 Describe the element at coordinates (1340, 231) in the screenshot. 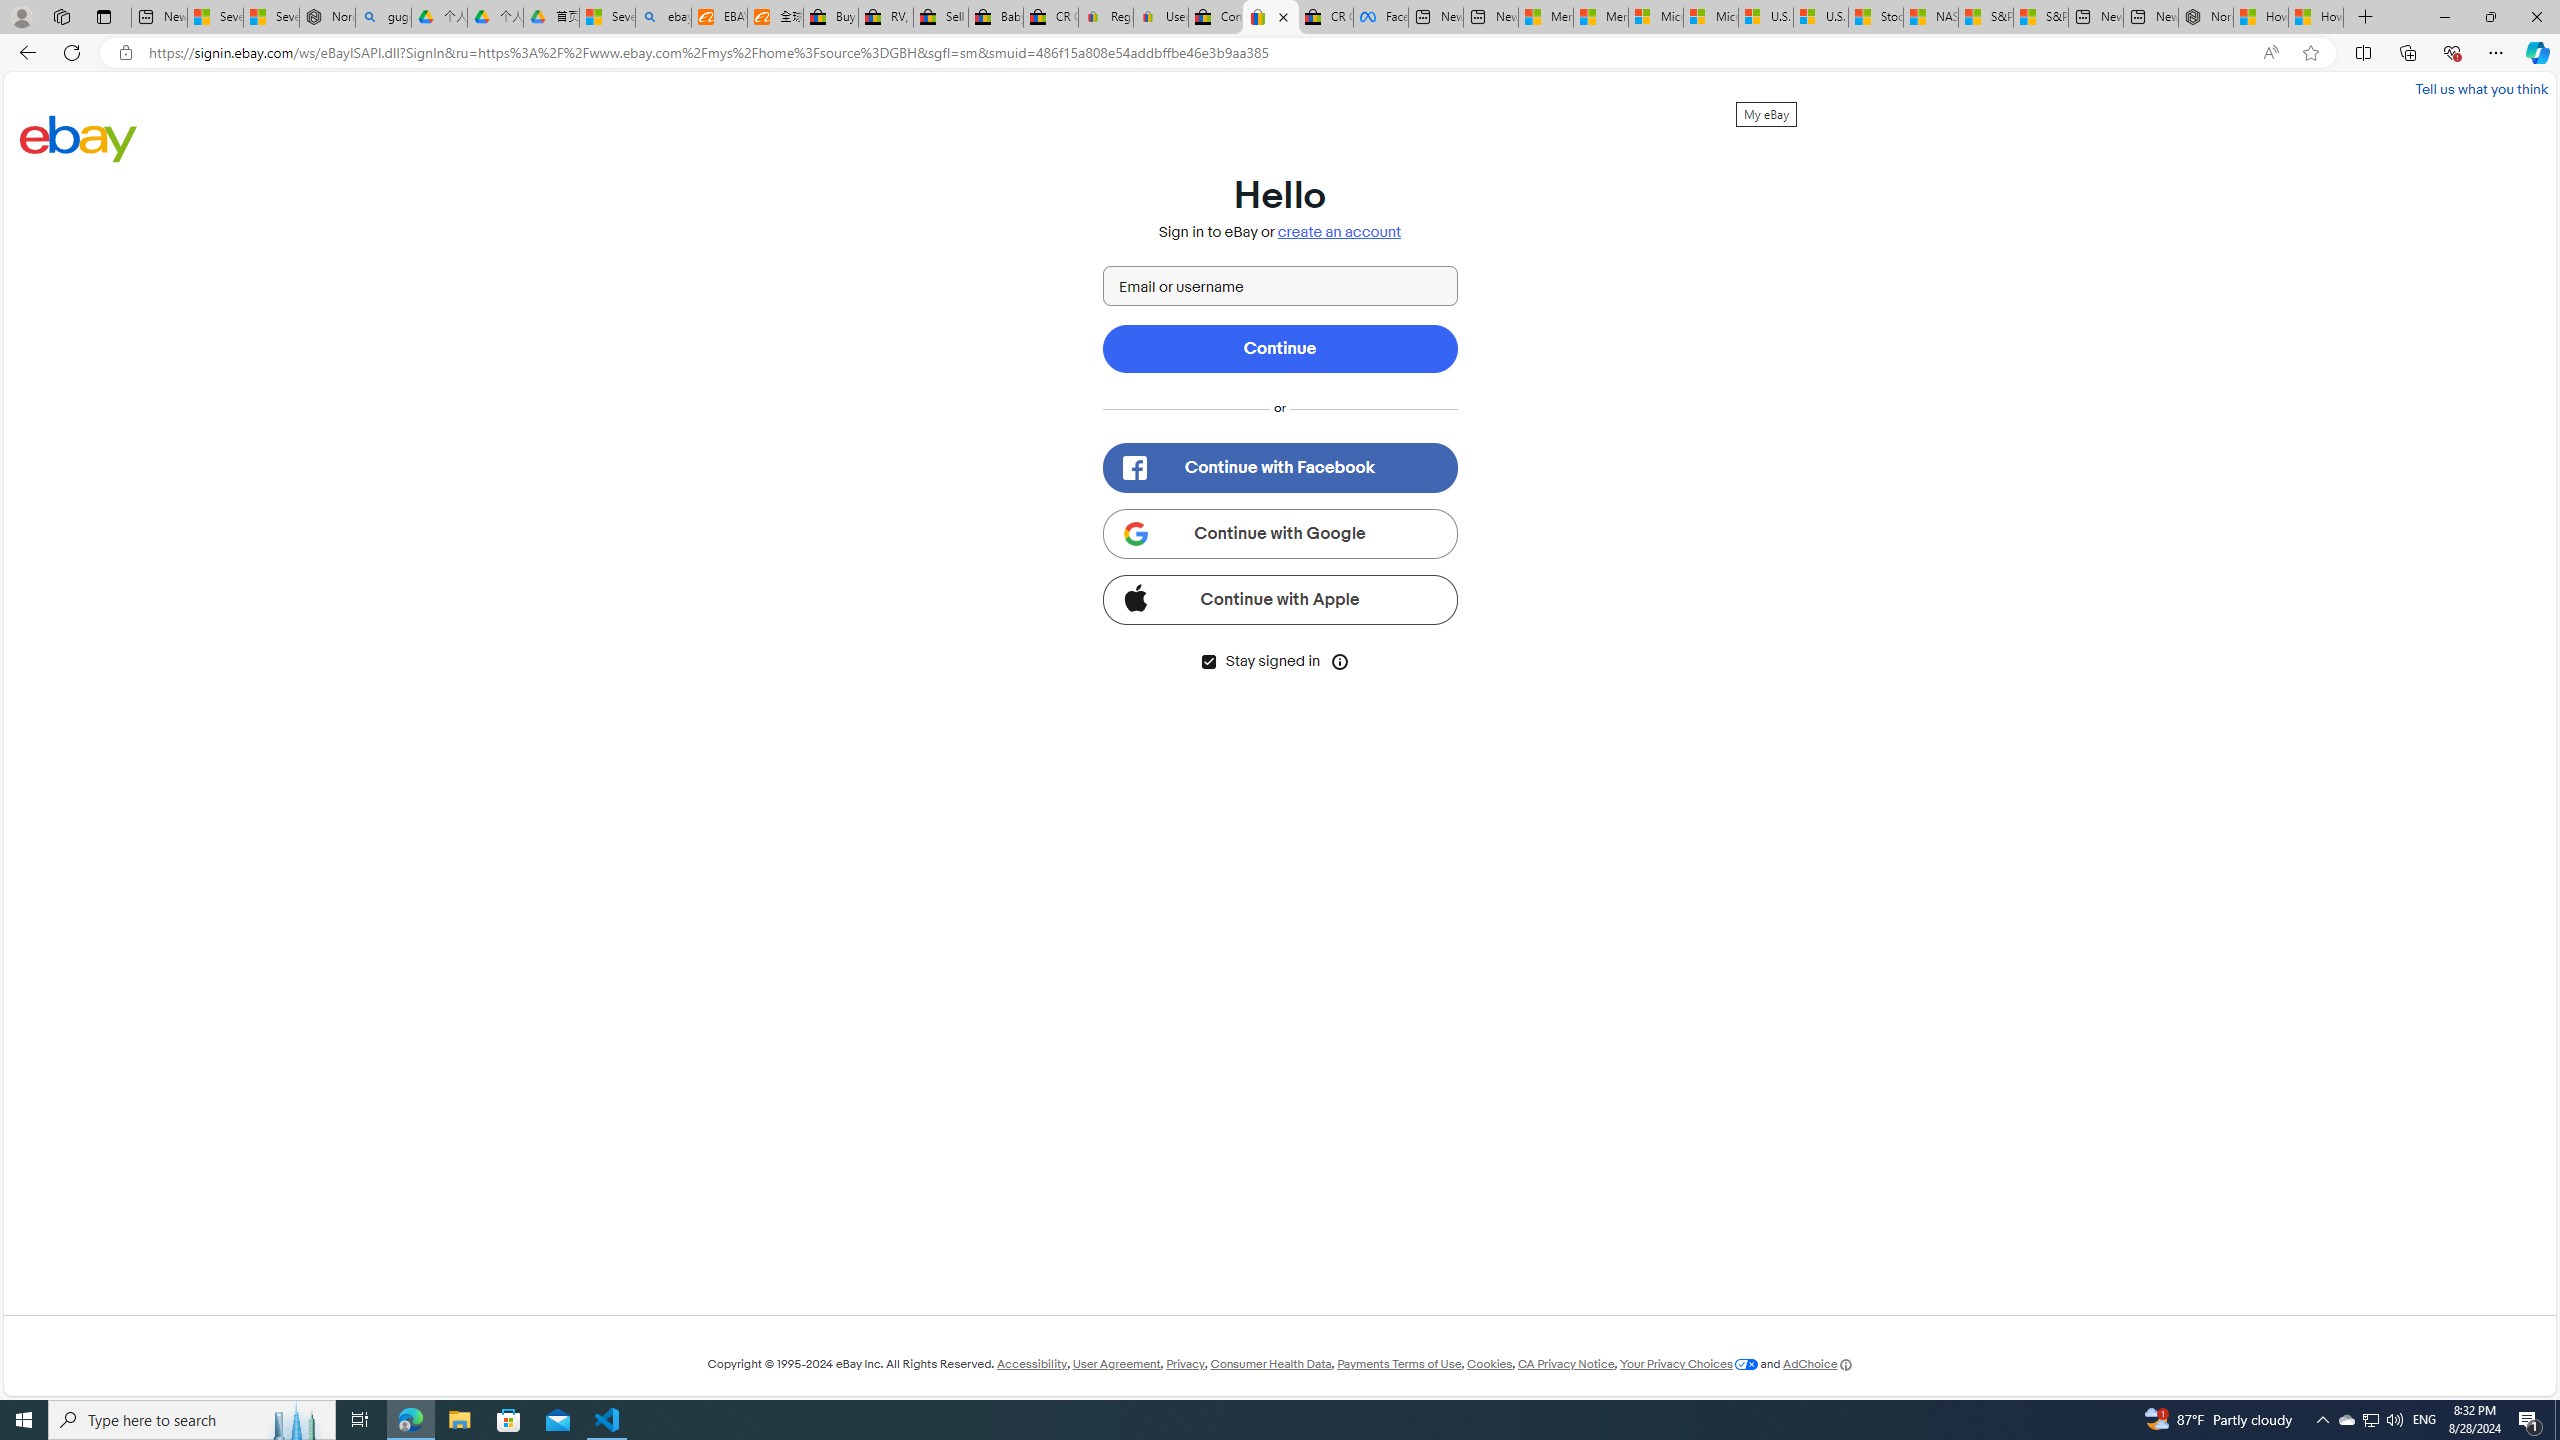

I see `'create an account'` at that location.